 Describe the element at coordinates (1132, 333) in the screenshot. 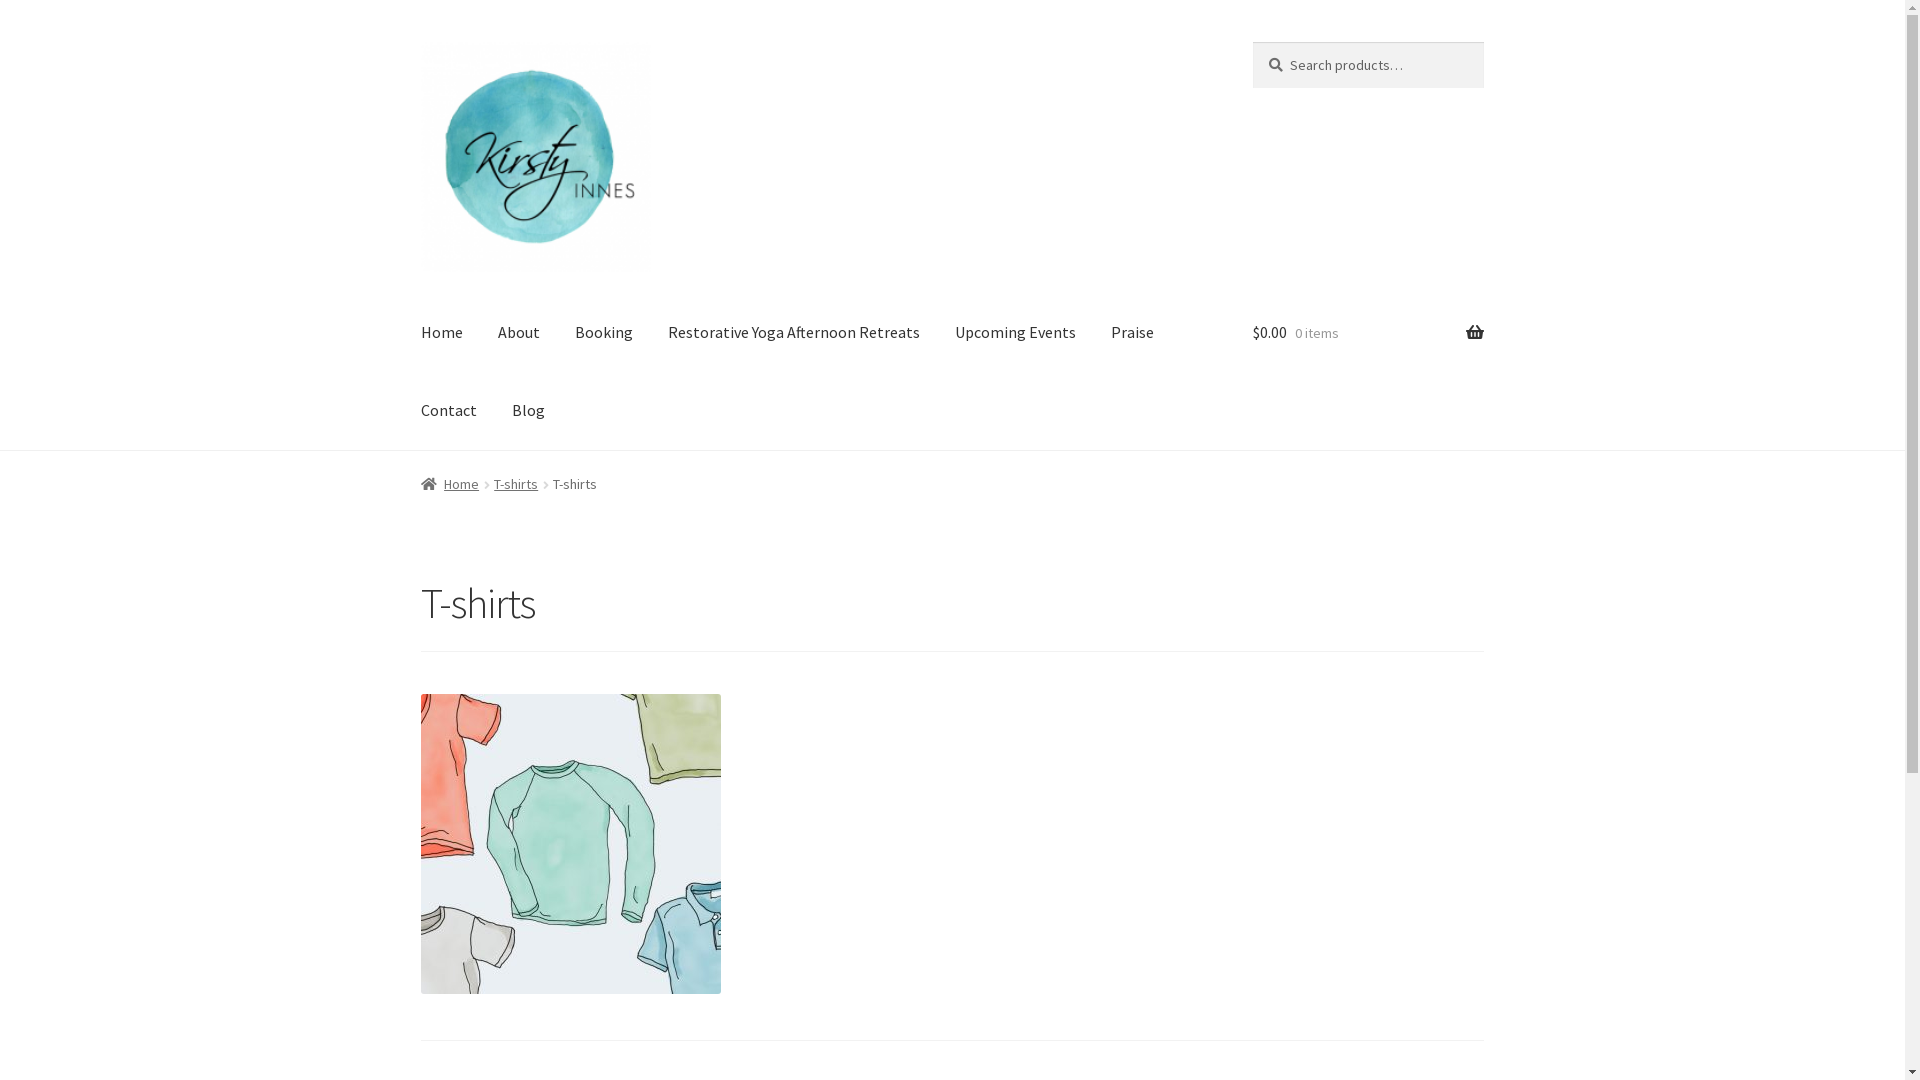

I see `'Praise'` at that location.